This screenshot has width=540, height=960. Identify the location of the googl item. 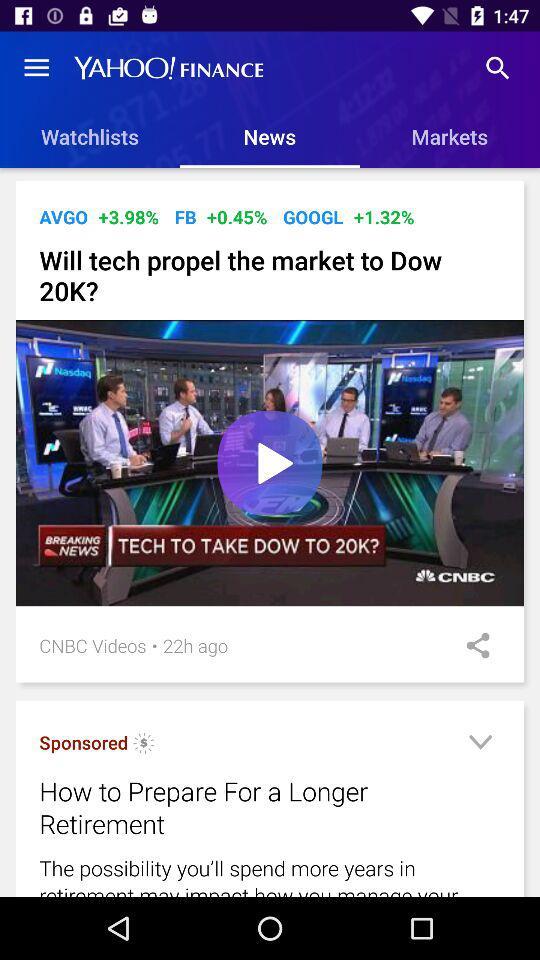
(313, 217).